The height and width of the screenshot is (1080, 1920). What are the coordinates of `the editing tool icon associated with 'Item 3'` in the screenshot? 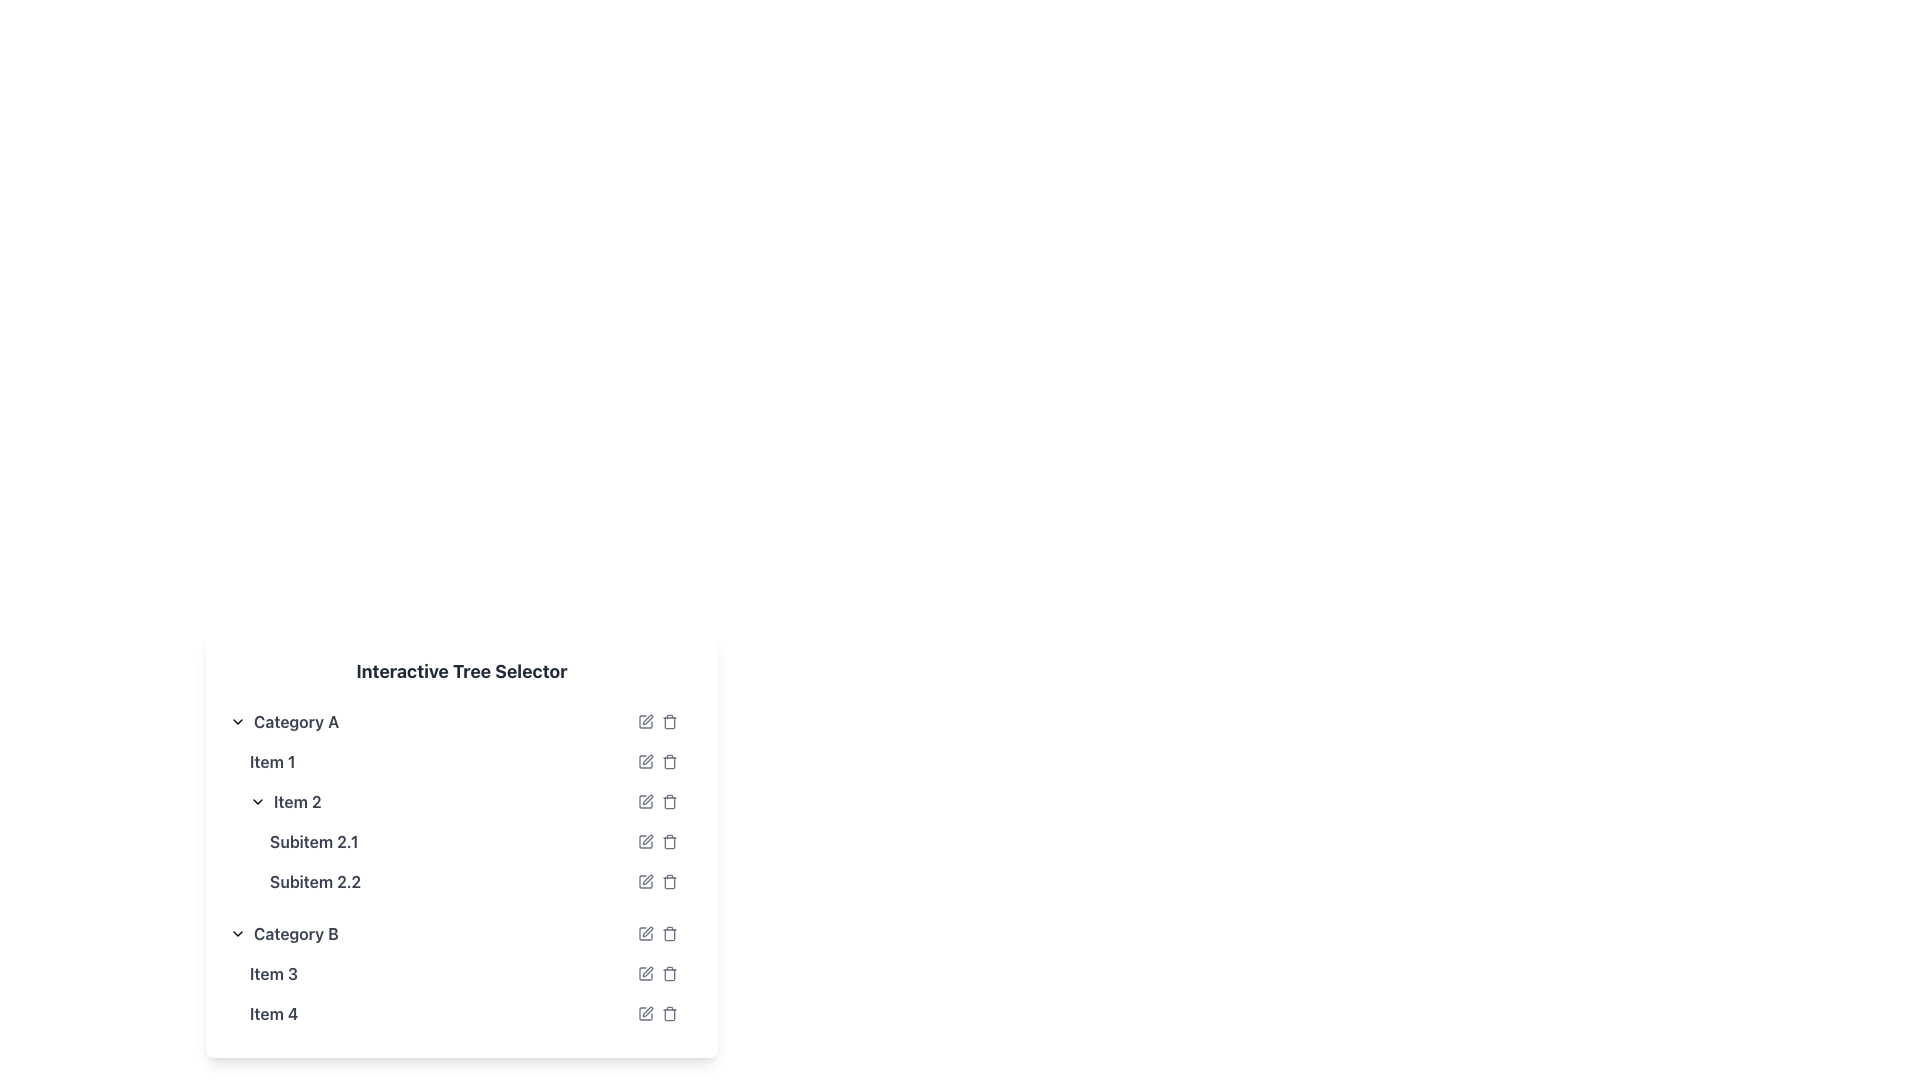 It's located at (646, 973).